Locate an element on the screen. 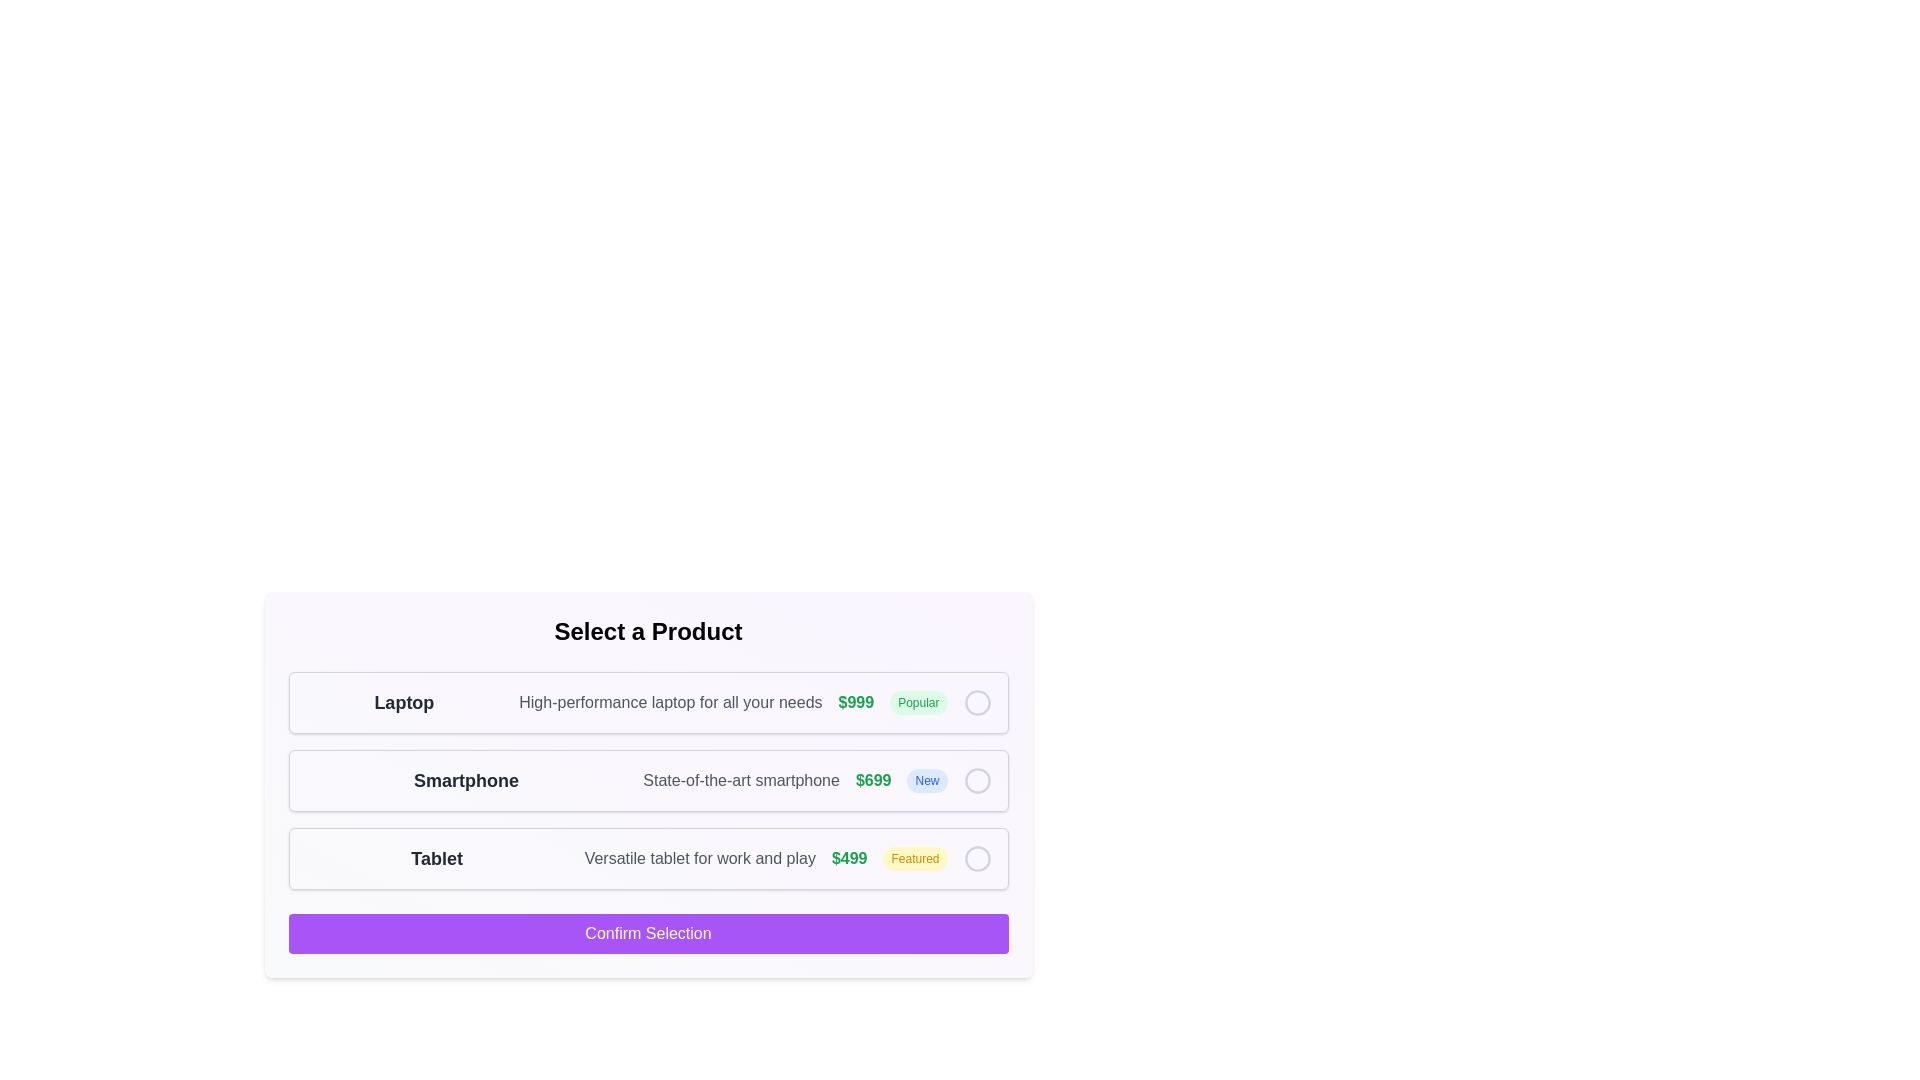 The image size is (1920, 1080). the 'Tablet' product option from the selectable list by clicking on its associated radio button, which is the third item in the list below 'Smartphone' is located at coordinates (648, 858).